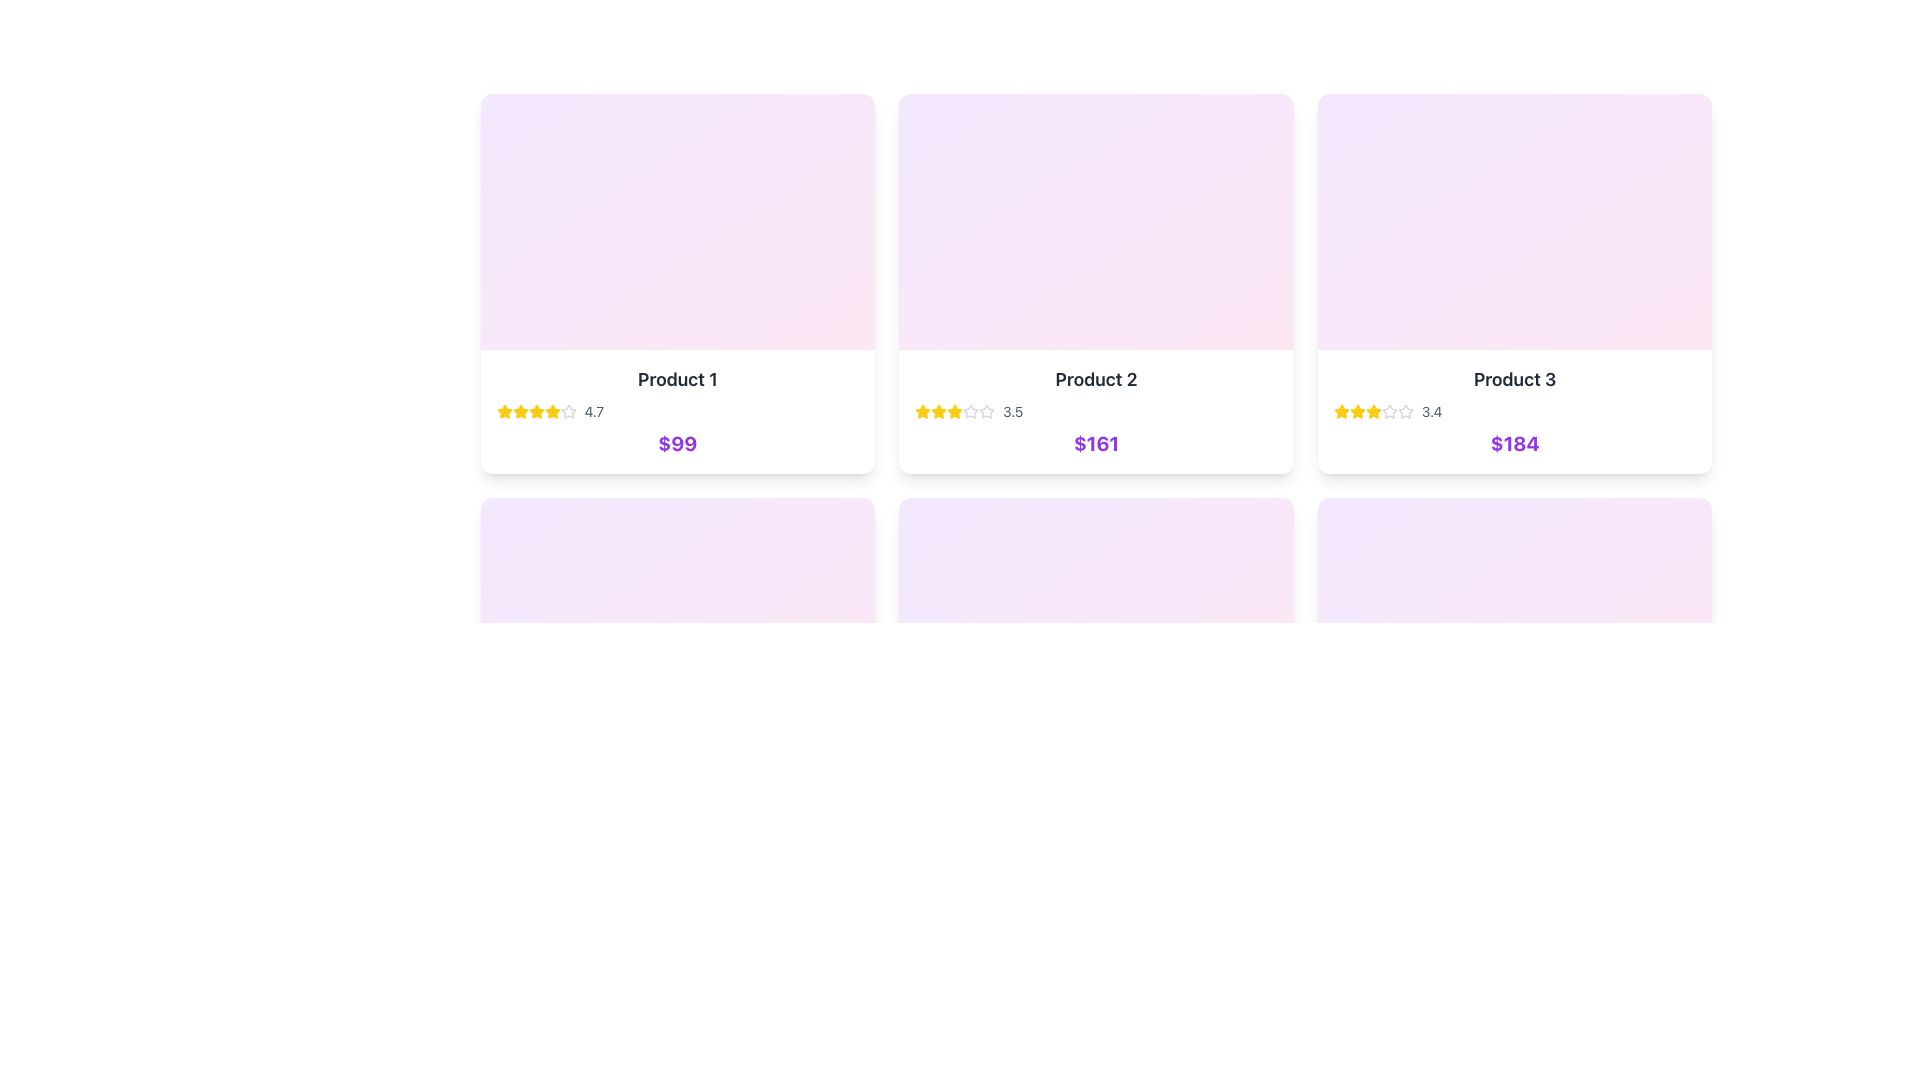 The width and height of the screenshot is (1920, 1080). Describe the element at coordinates (938, 410) in the screenshot. I see `the second star in the rating row associated with 'Product 2'` at that location.